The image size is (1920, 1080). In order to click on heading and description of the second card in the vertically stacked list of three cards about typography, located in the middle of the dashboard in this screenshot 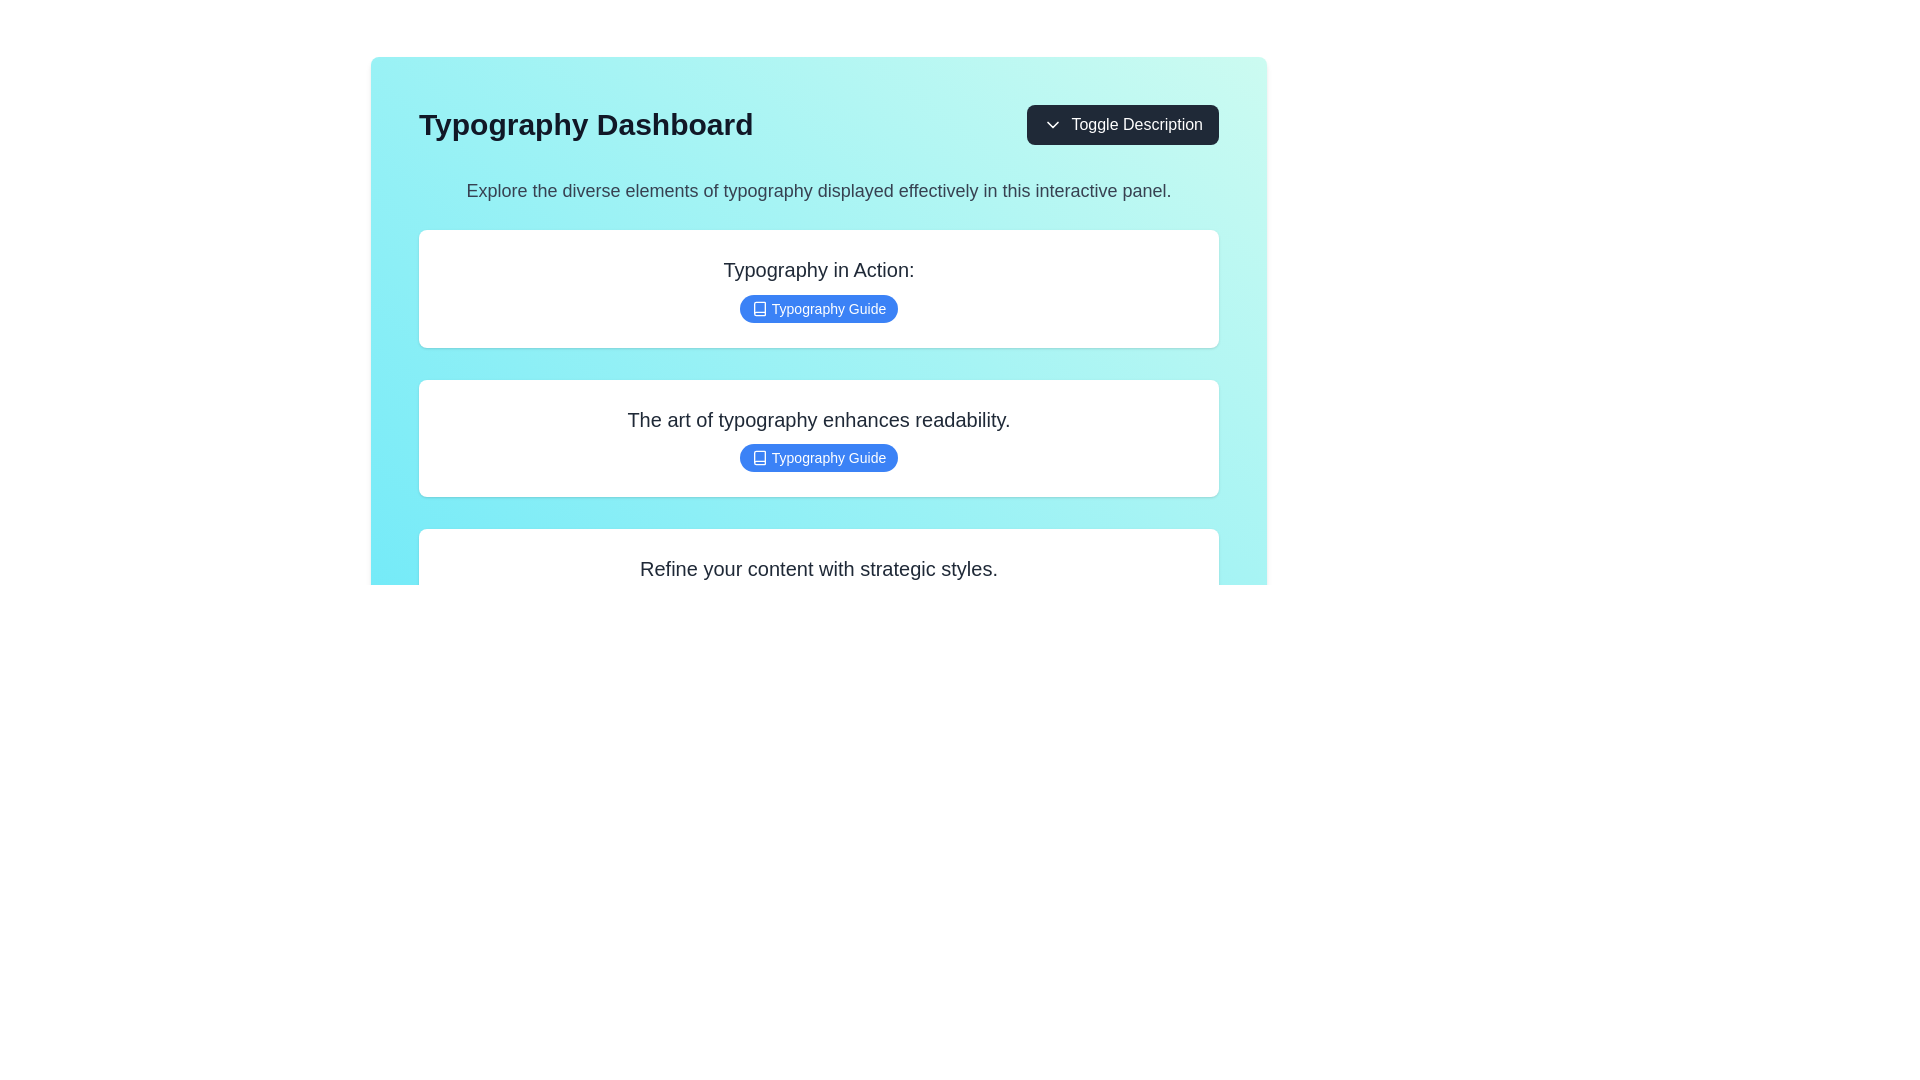, I will do `click(819, 437)`.